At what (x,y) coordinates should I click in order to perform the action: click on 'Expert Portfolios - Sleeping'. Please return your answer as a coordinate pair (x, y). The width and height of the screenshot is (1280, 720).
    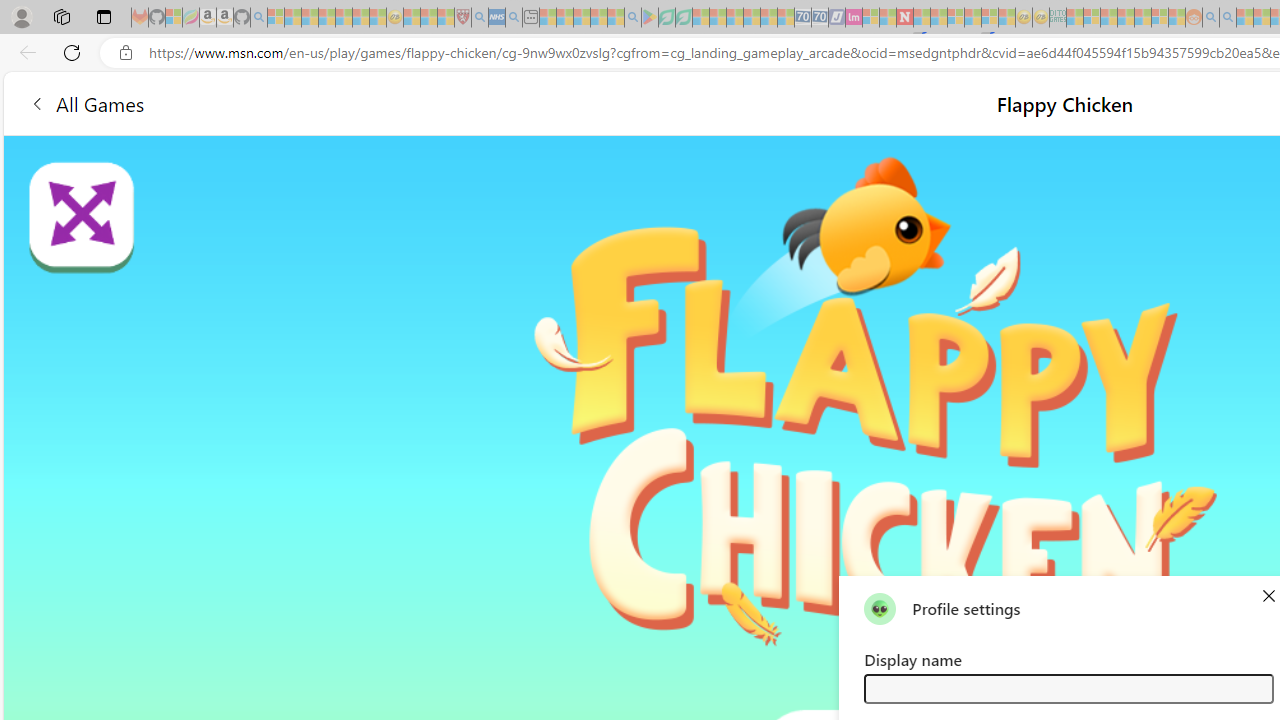
    Looking at the image, I should click on (1125, 17).